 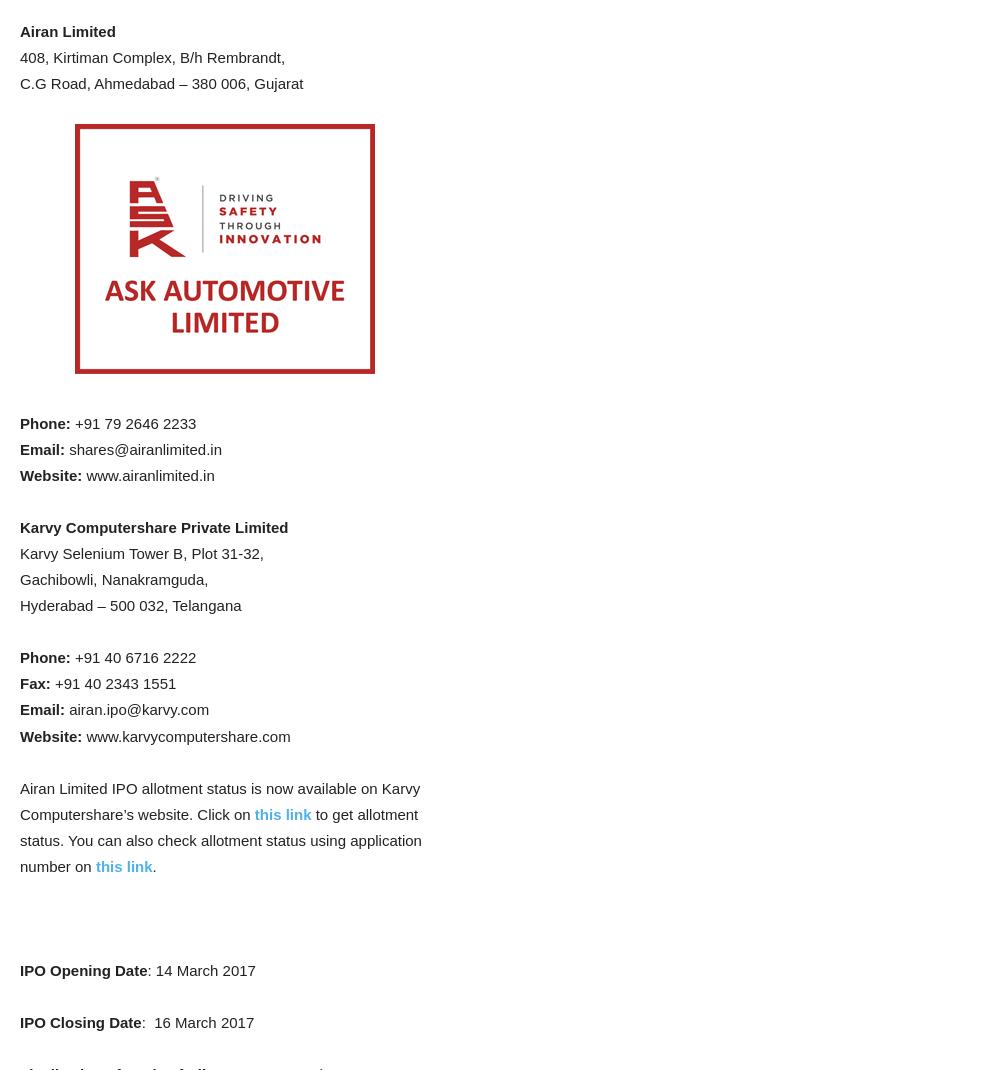 What do you see at coordinates (80, 1022) in the screenshot?
I see `'IPO Closing Date'` at bounding box center [80, 1022].